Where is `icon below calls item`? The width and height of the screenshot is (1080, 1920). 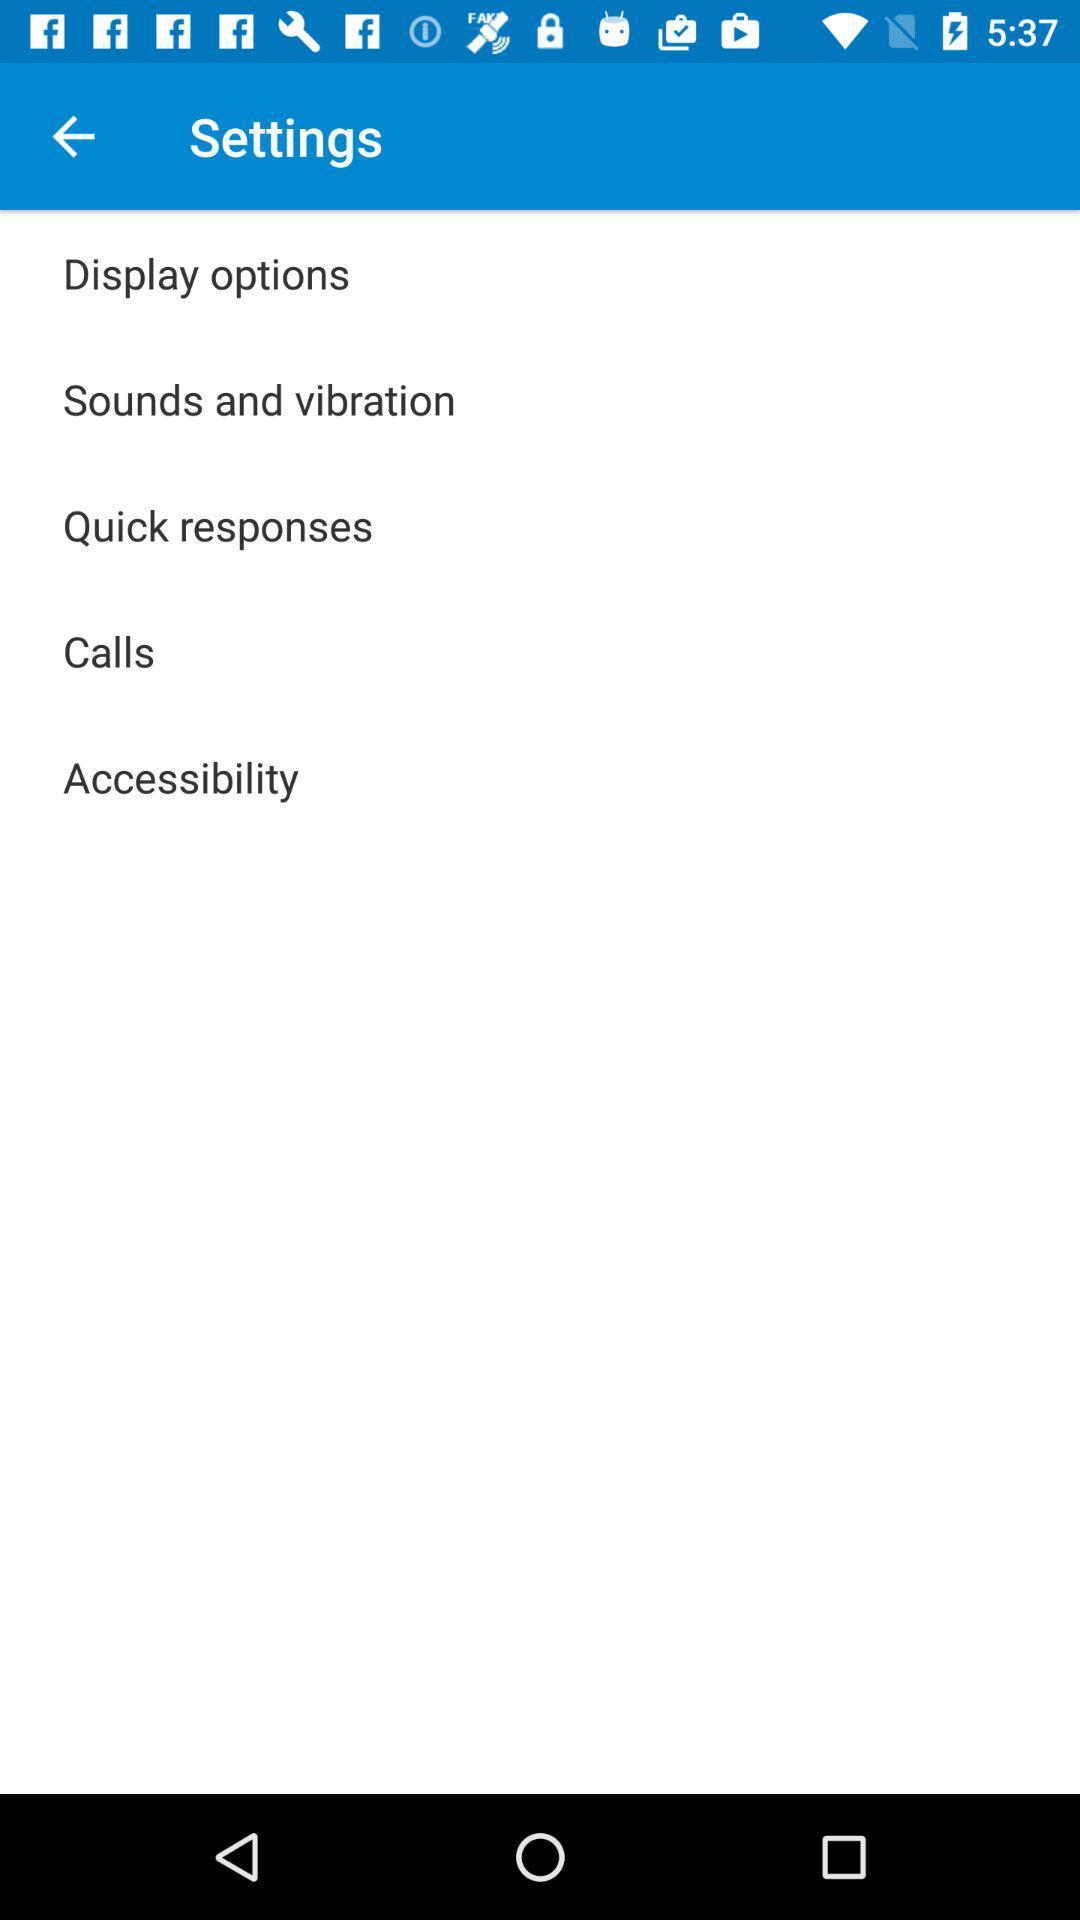 icon below calls item is located at coordinates (181, 776).